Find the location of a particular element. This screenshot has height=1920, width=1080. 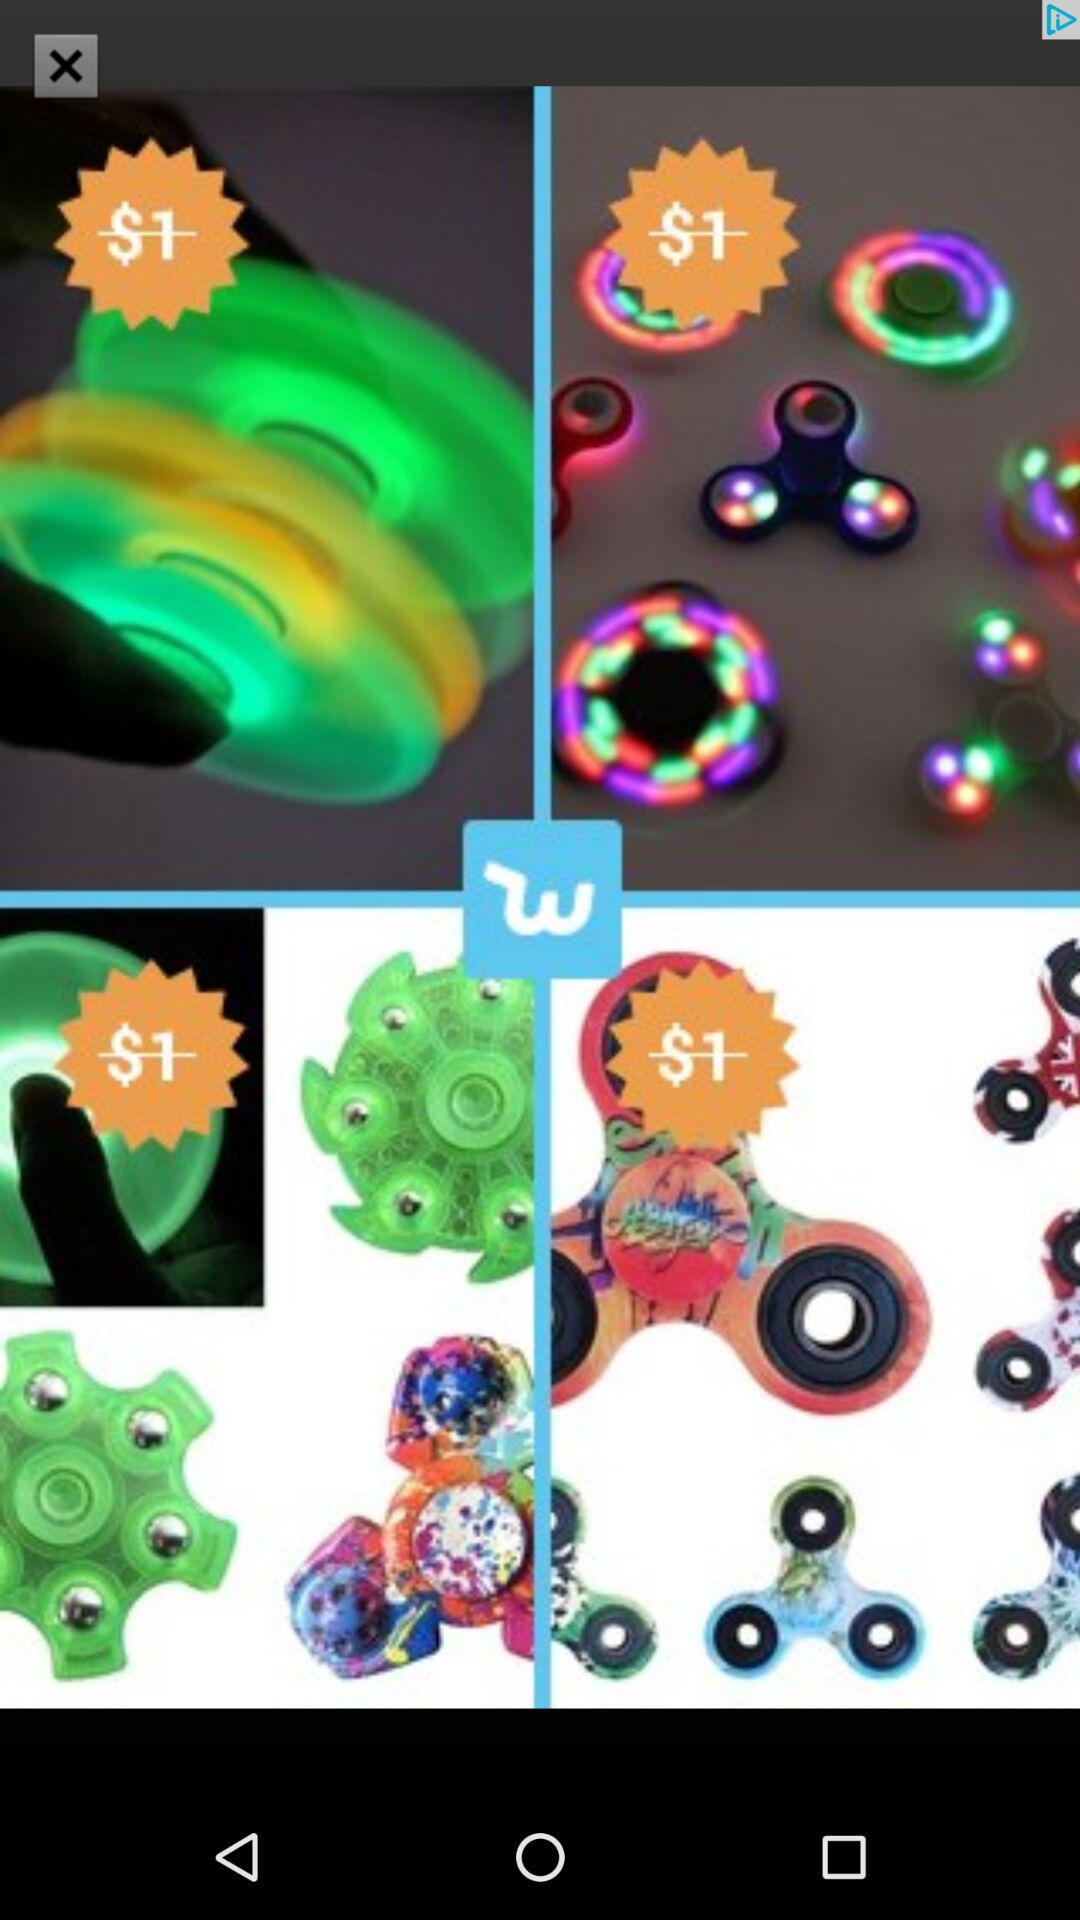

the close icon is located at coordinates (64, 70).